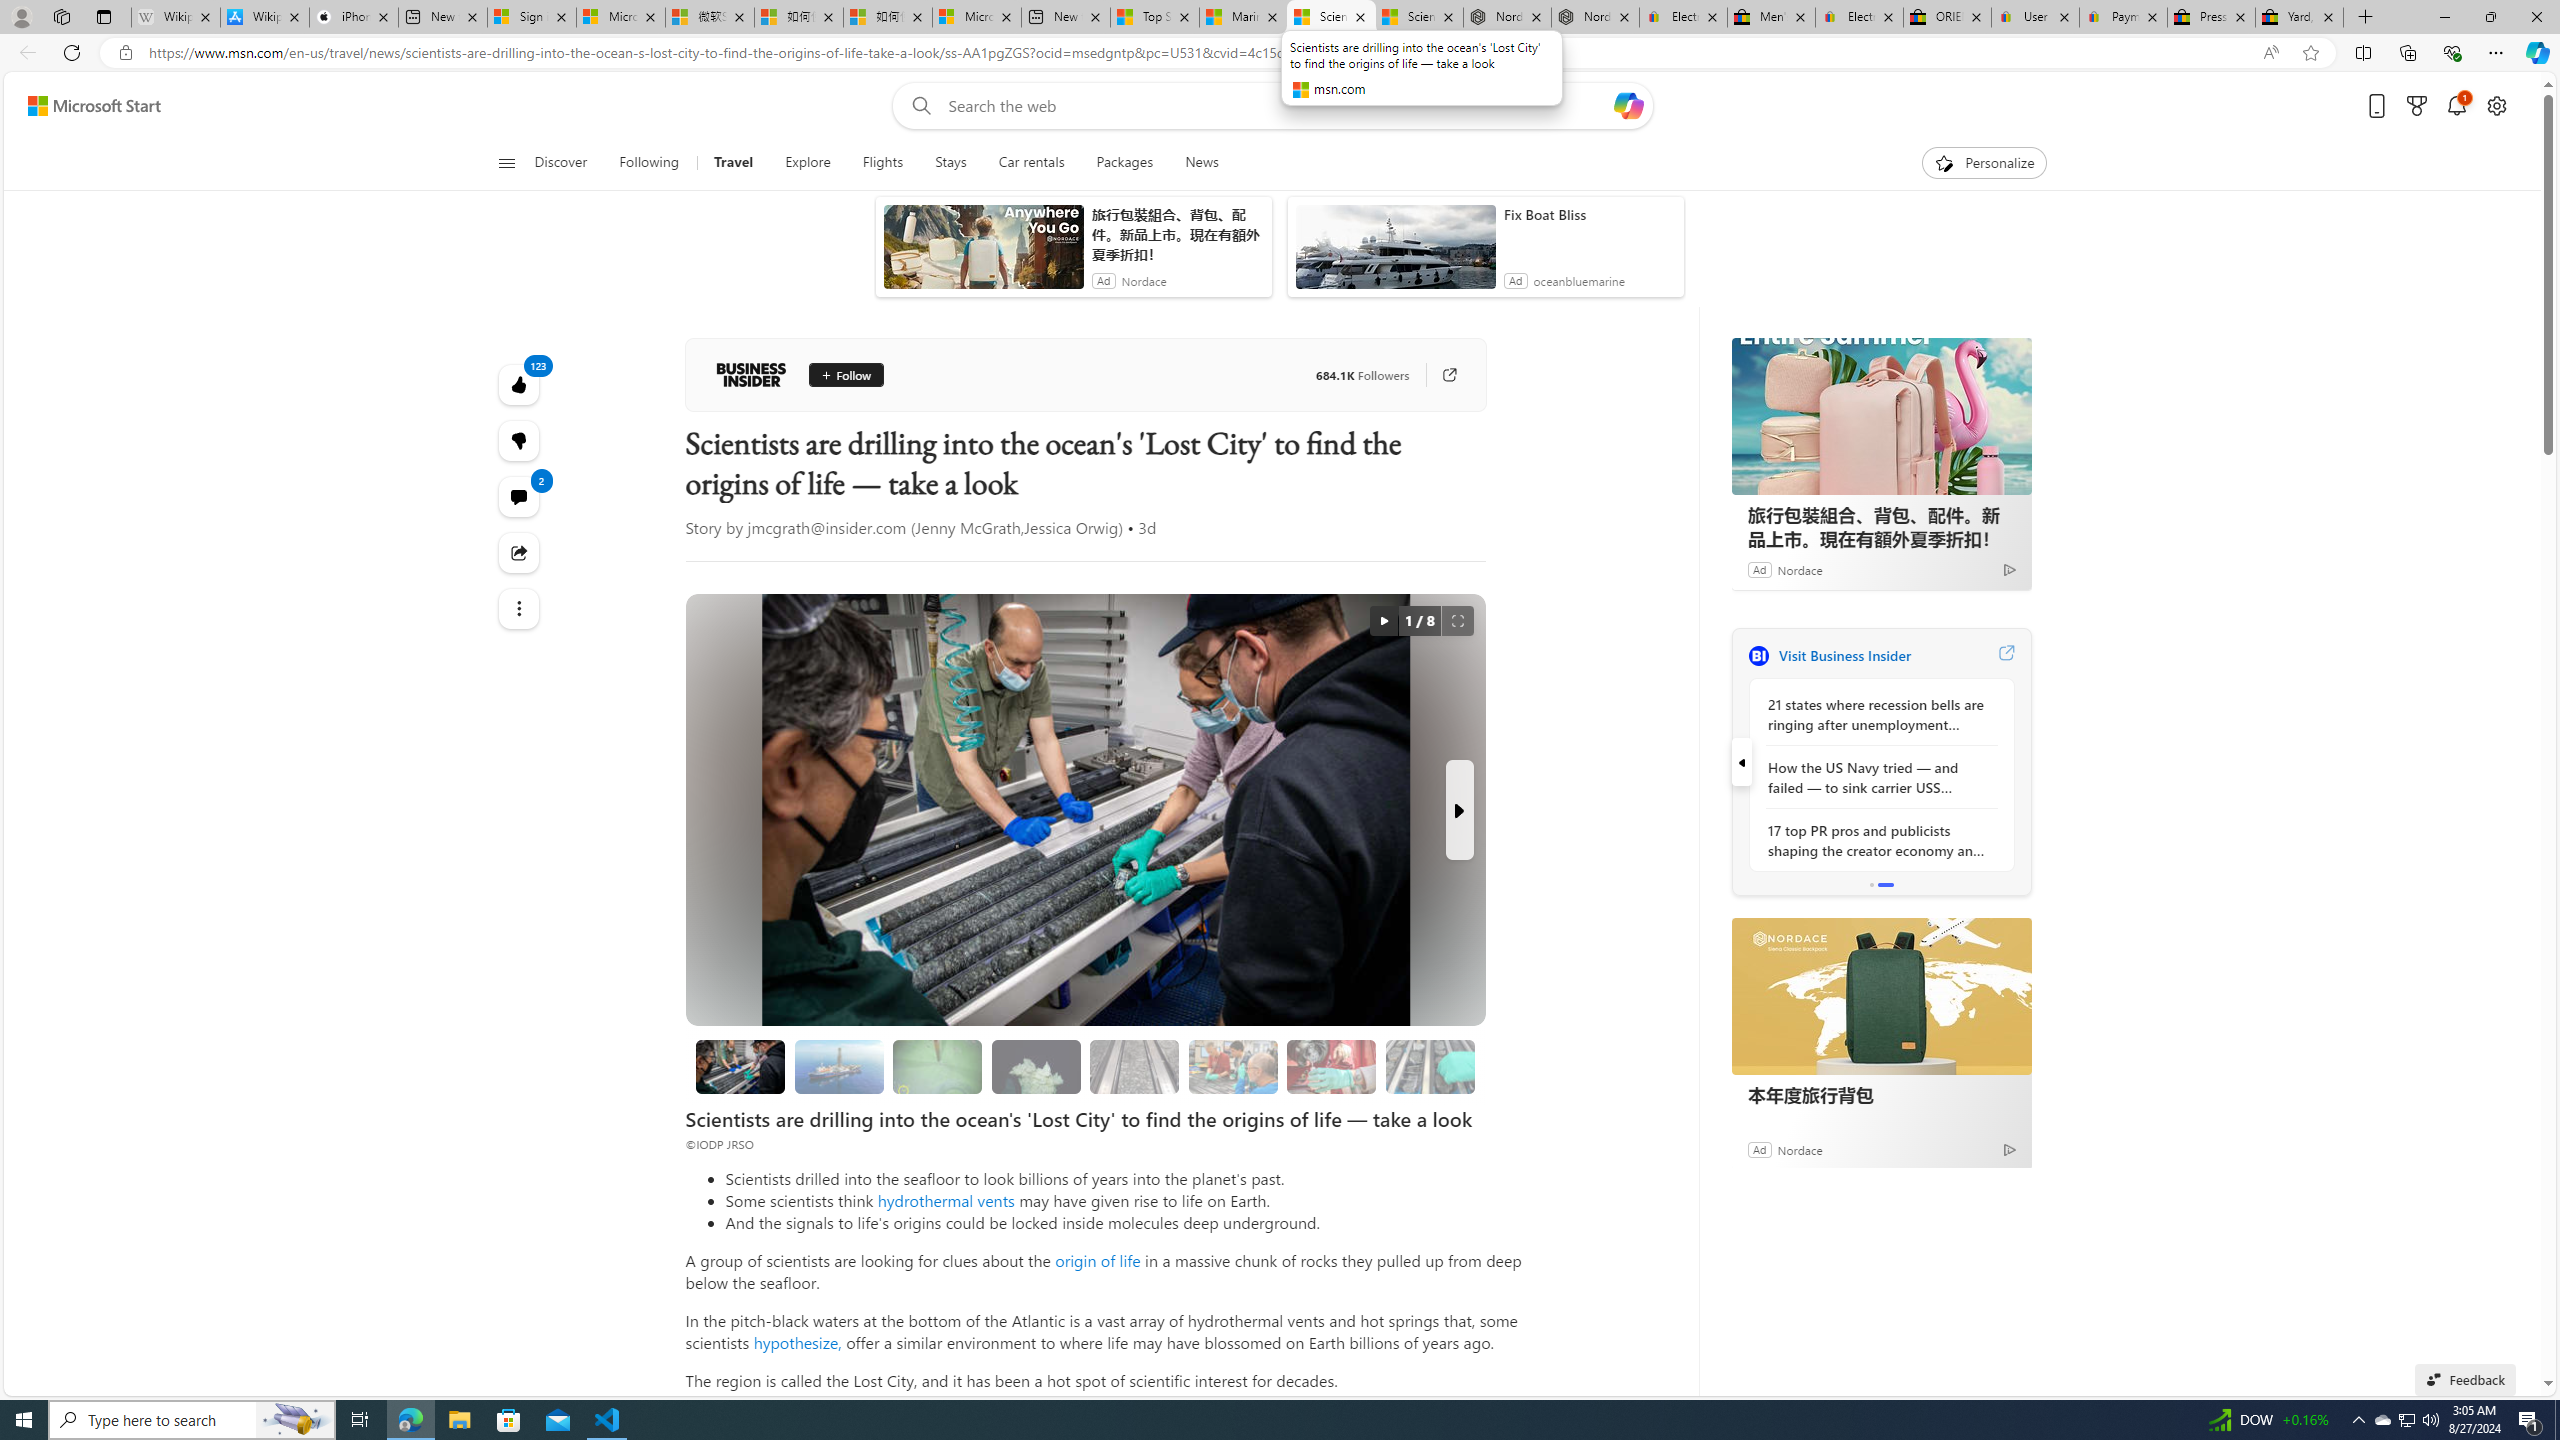  What do you see at coordinates (518, 383) in the screenshot?
I see `'123 Like'` at bounding box center [518, 383].